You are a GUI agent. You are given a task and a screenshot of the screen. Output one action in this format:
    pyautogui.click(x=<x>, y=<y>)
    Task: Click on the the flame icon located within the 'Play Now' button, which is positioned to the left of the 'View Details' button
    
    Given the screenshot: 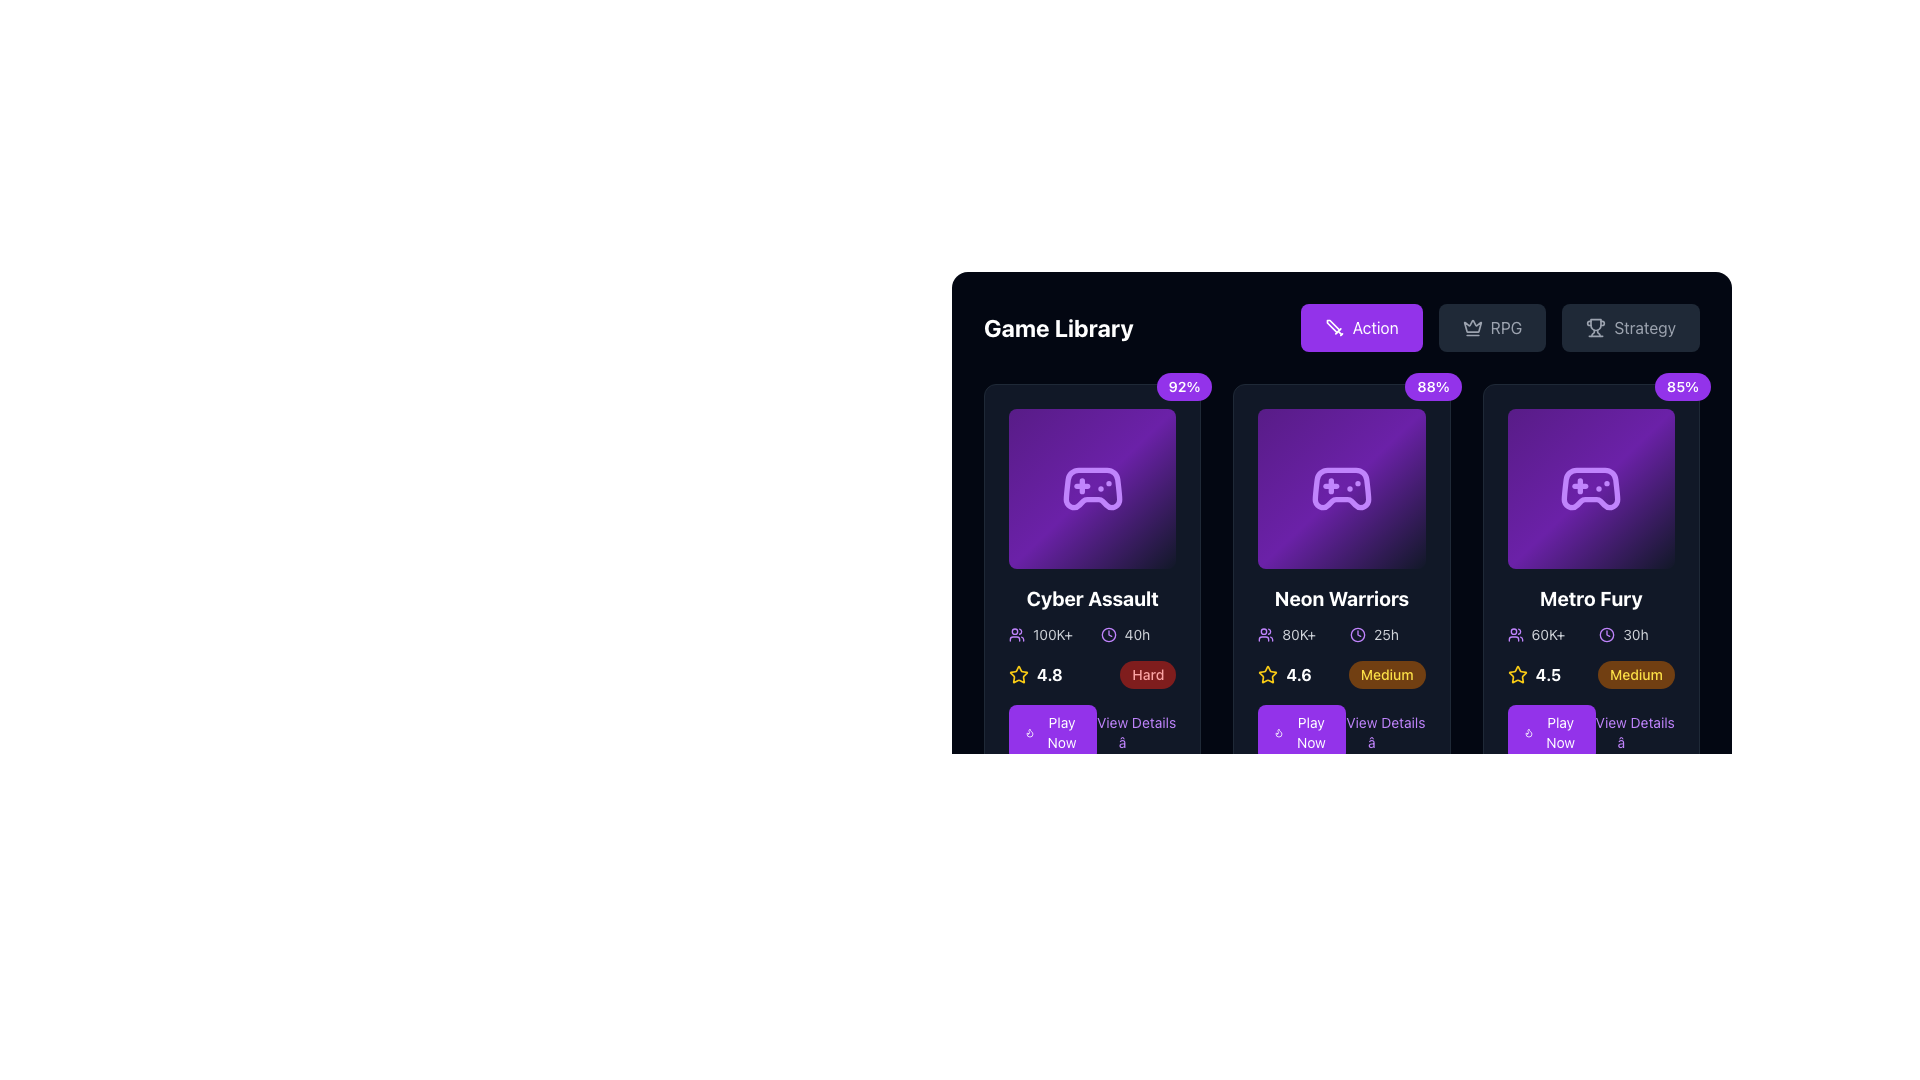 What is the action you would take?
    pyautogui.click(x=1030, y=732)
    